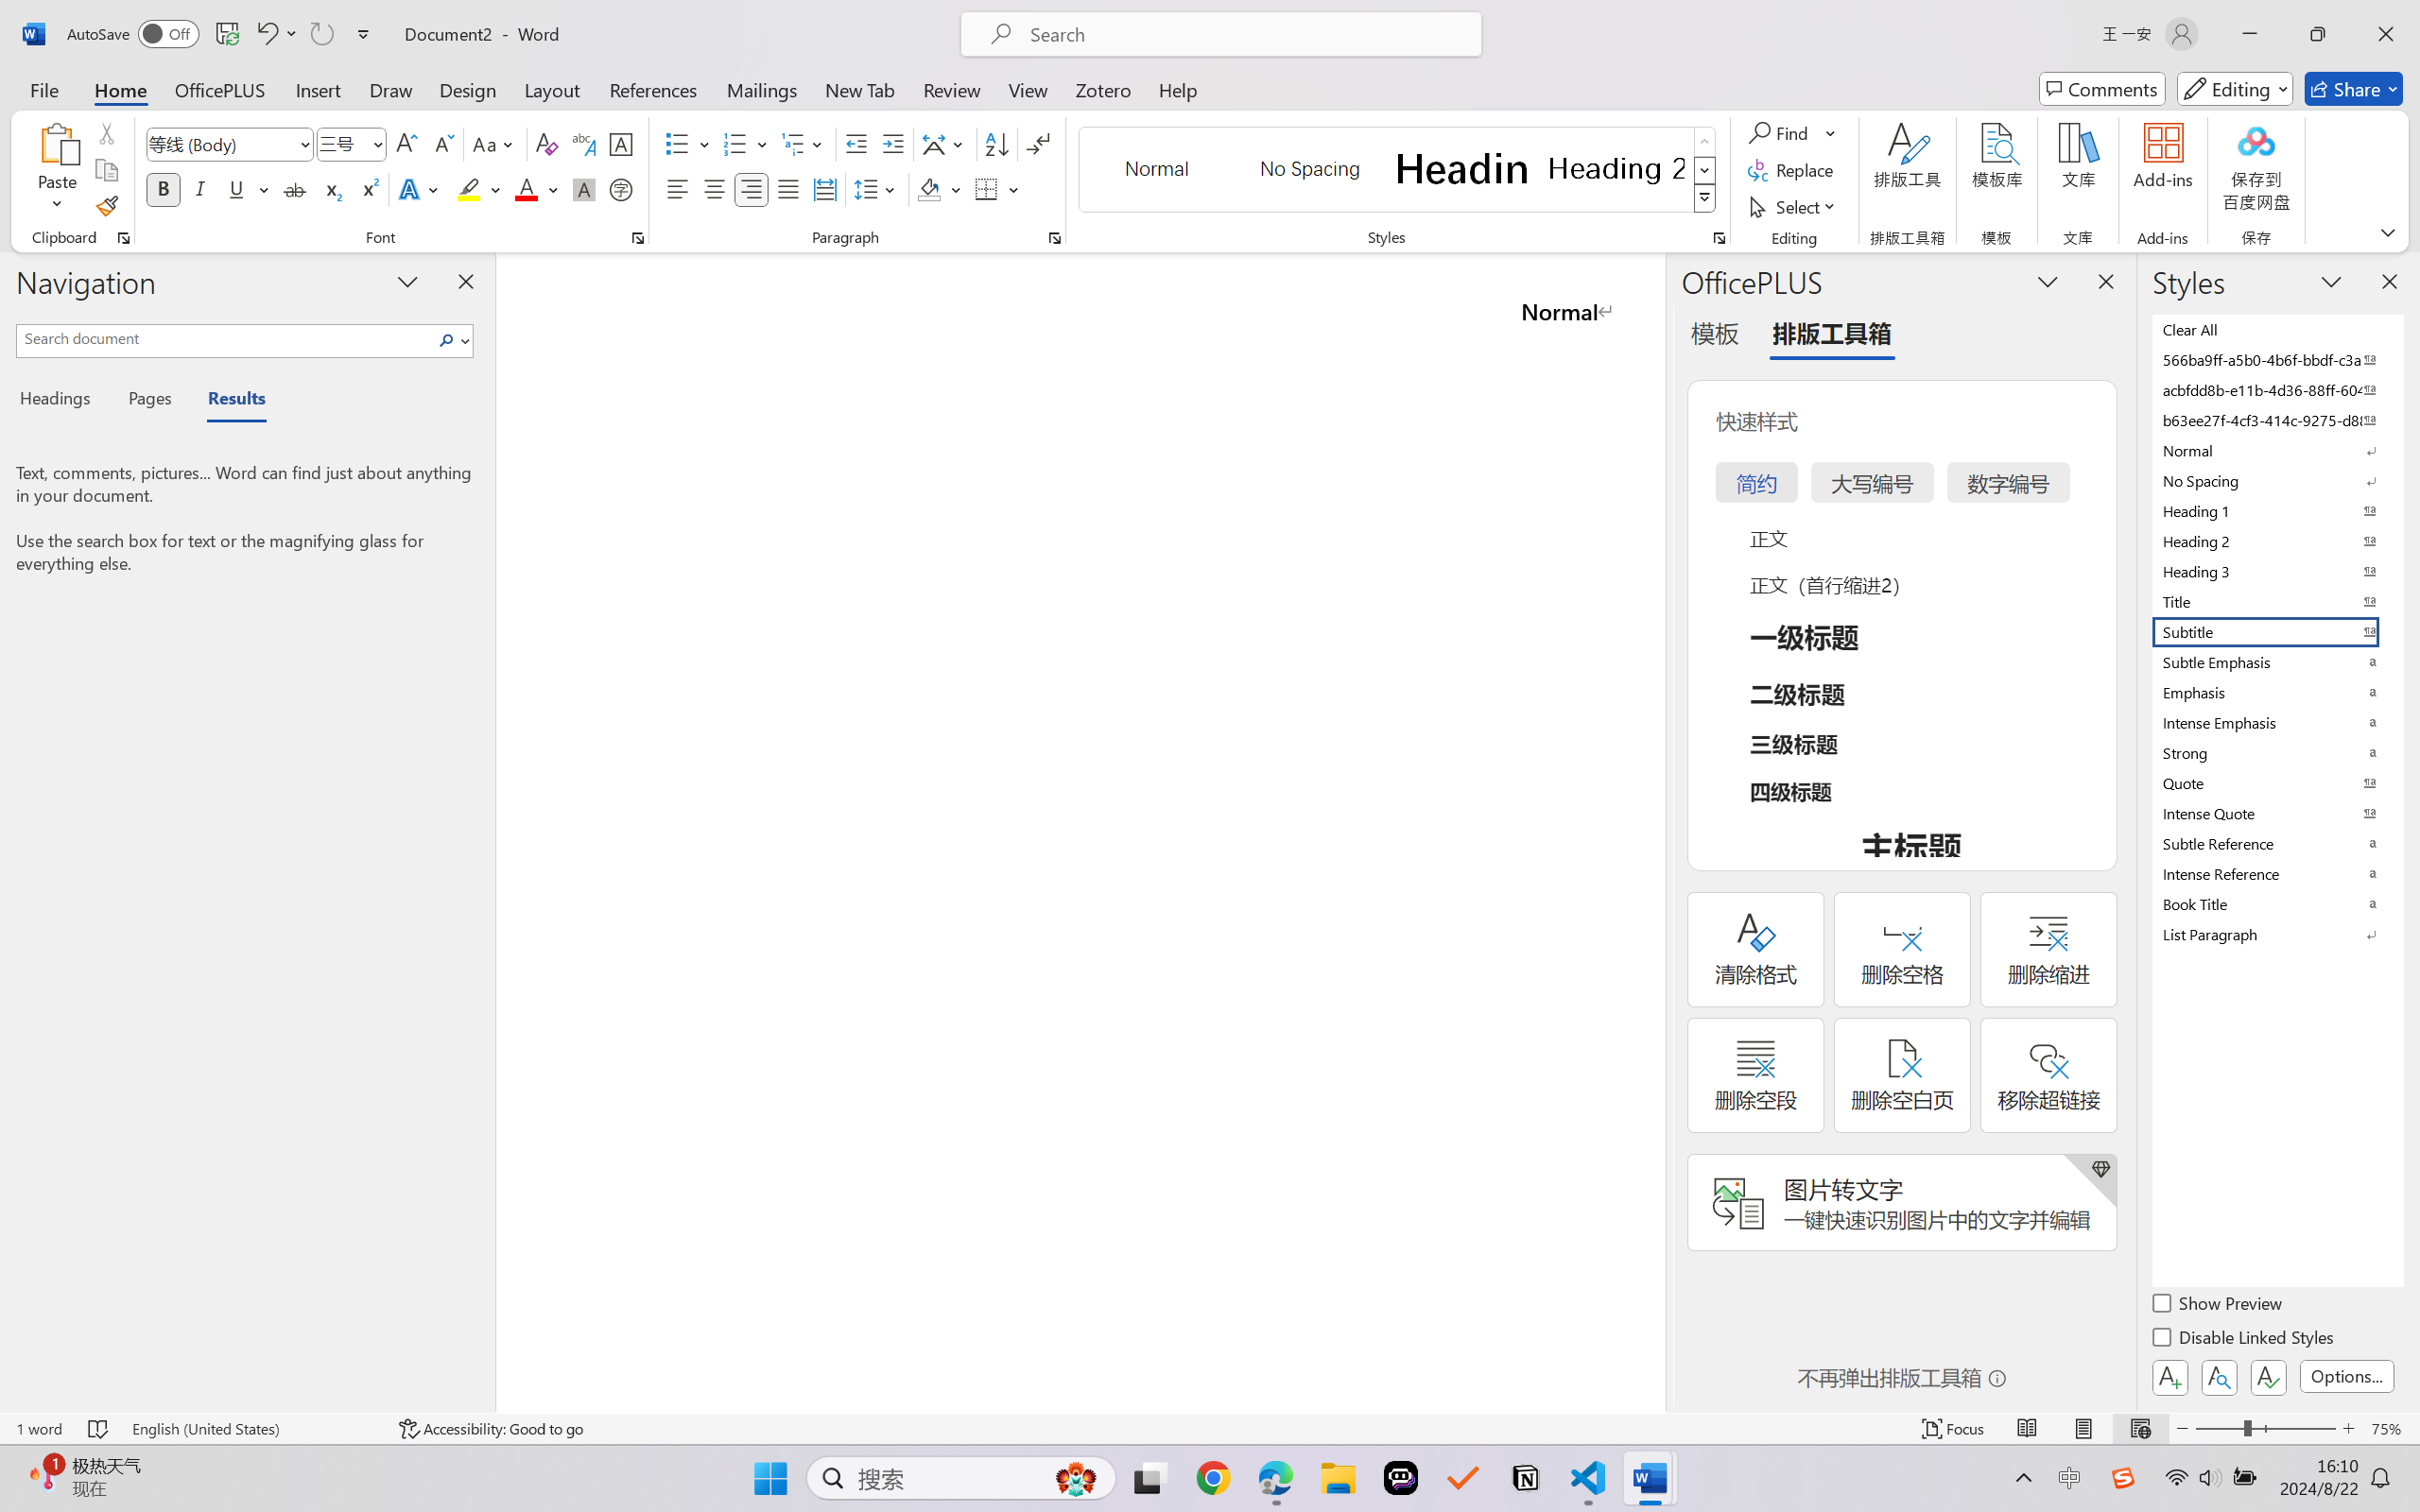 The height and width of the screenshot is (1512, 2420). I want to click on 'Zoom', so click(2266, 1428).